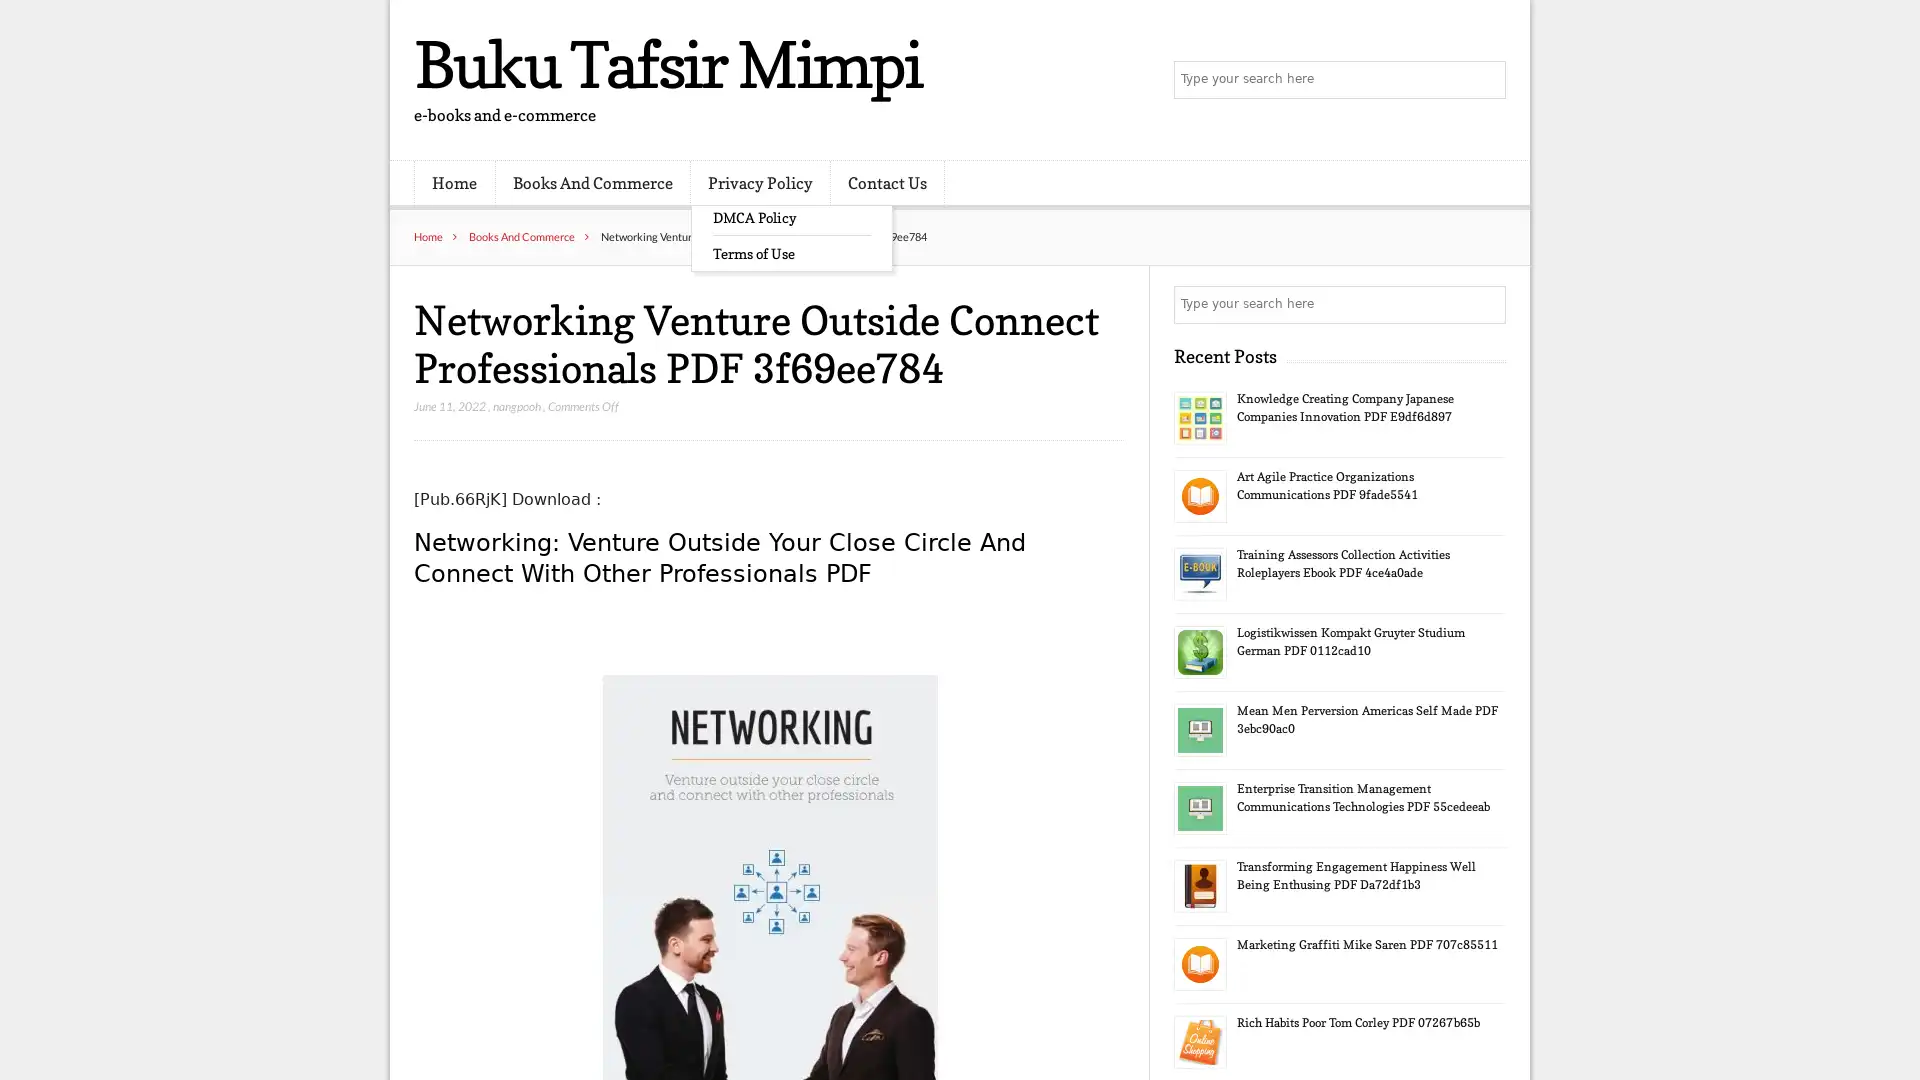  I want to click on Search, so click(1485, 80).